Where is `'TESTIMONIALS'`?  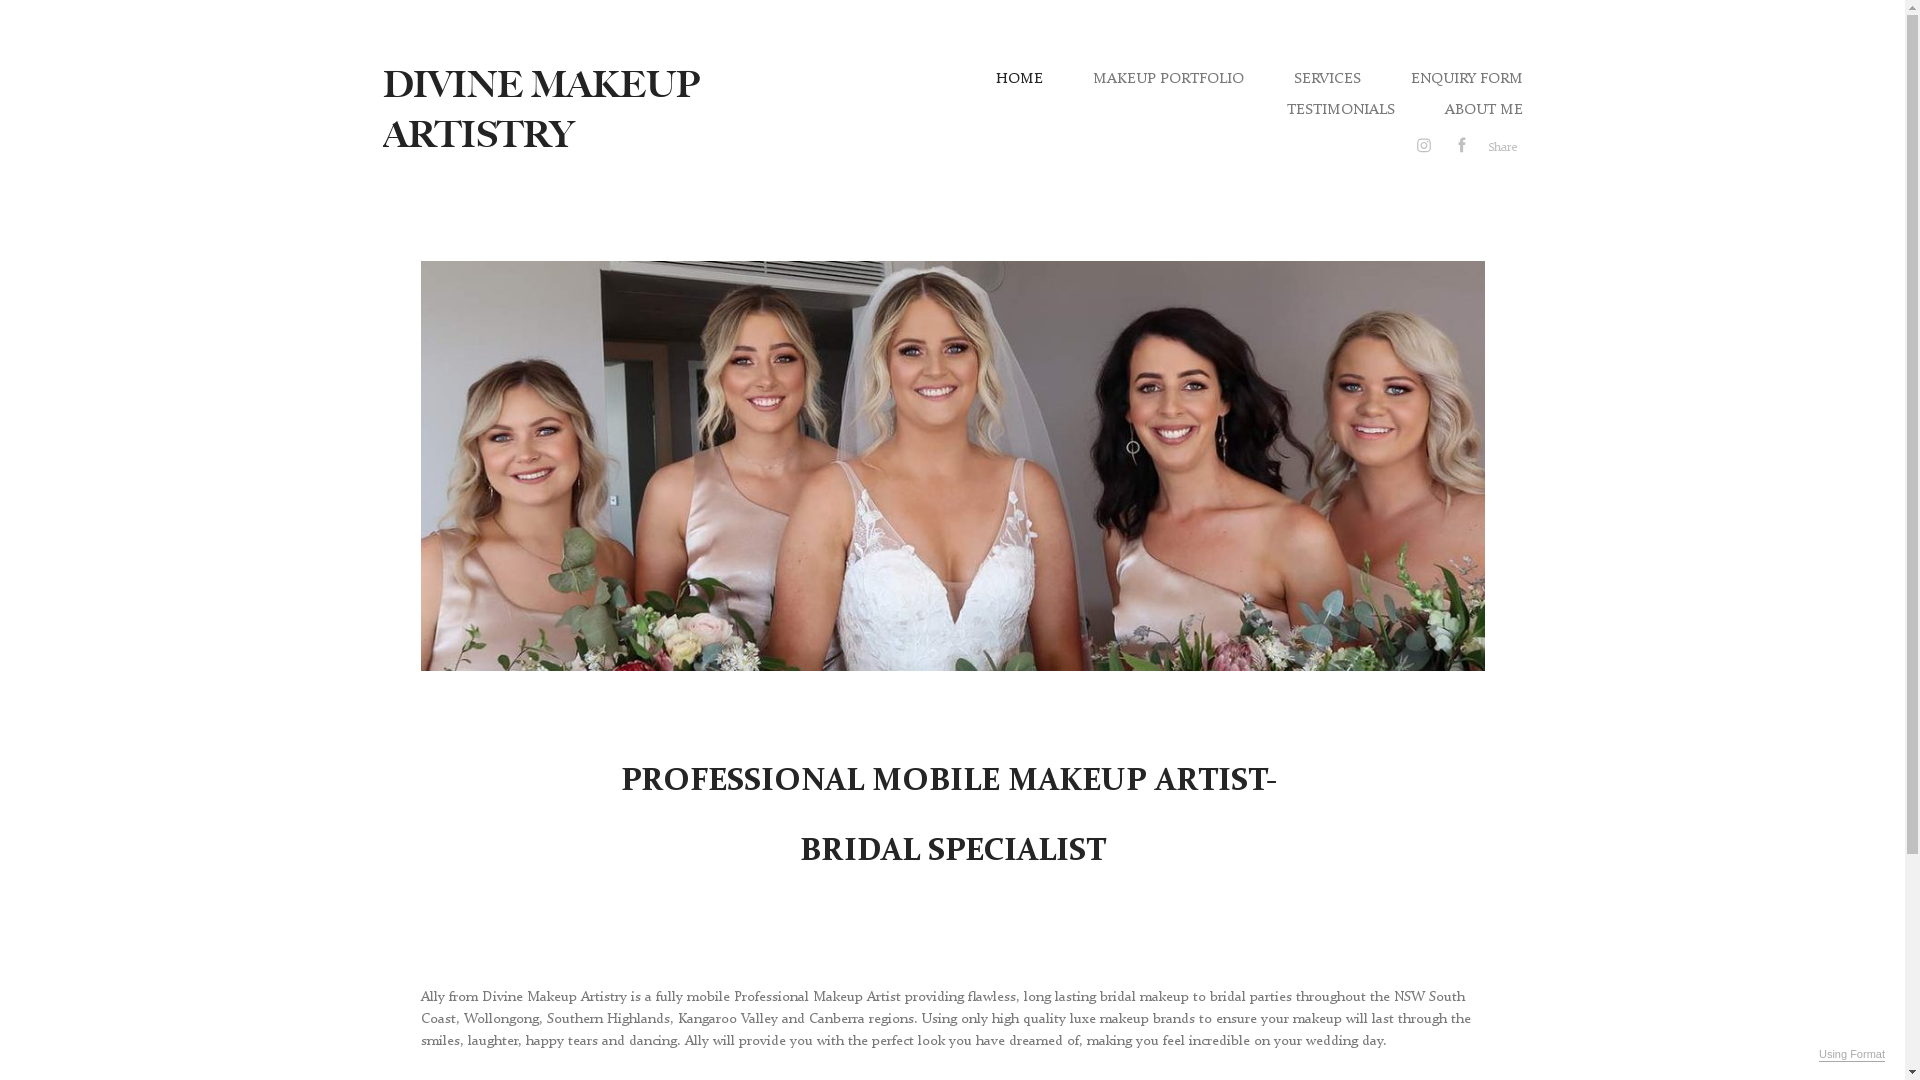
'TESTIMONIALS' is located at coordinates (1339, 108).